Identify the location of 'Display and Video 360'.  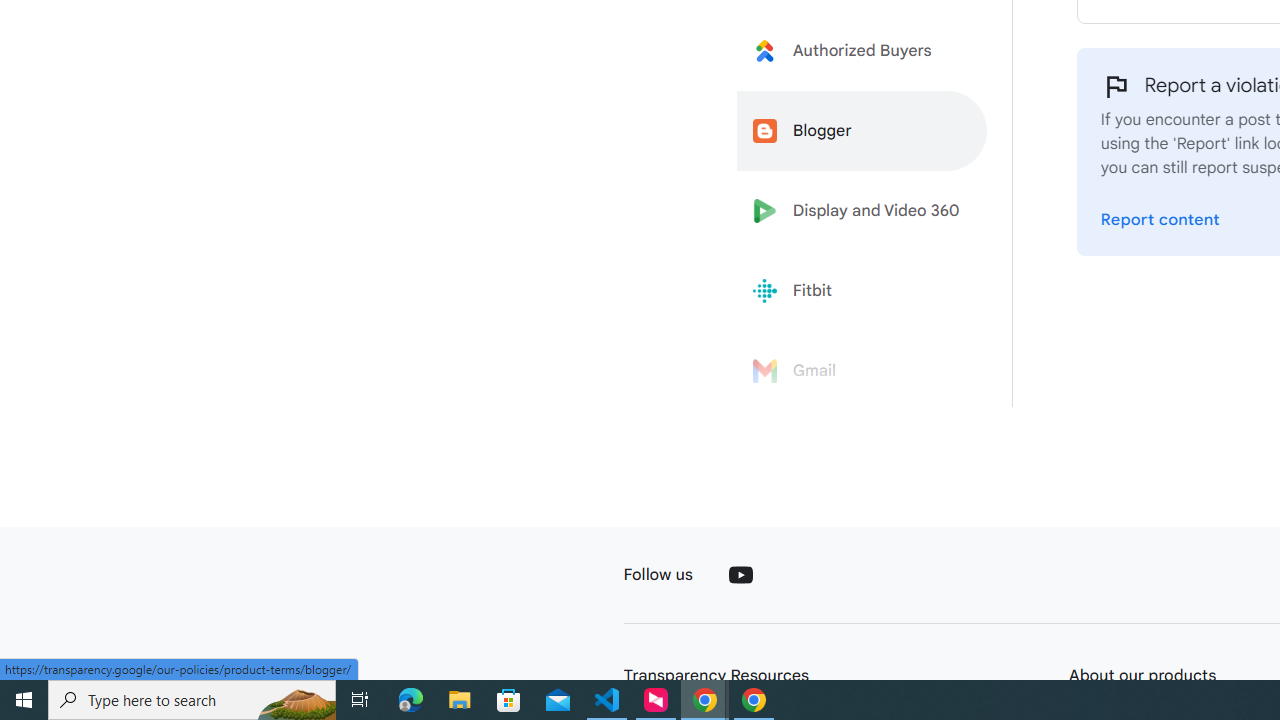
(862, 211).